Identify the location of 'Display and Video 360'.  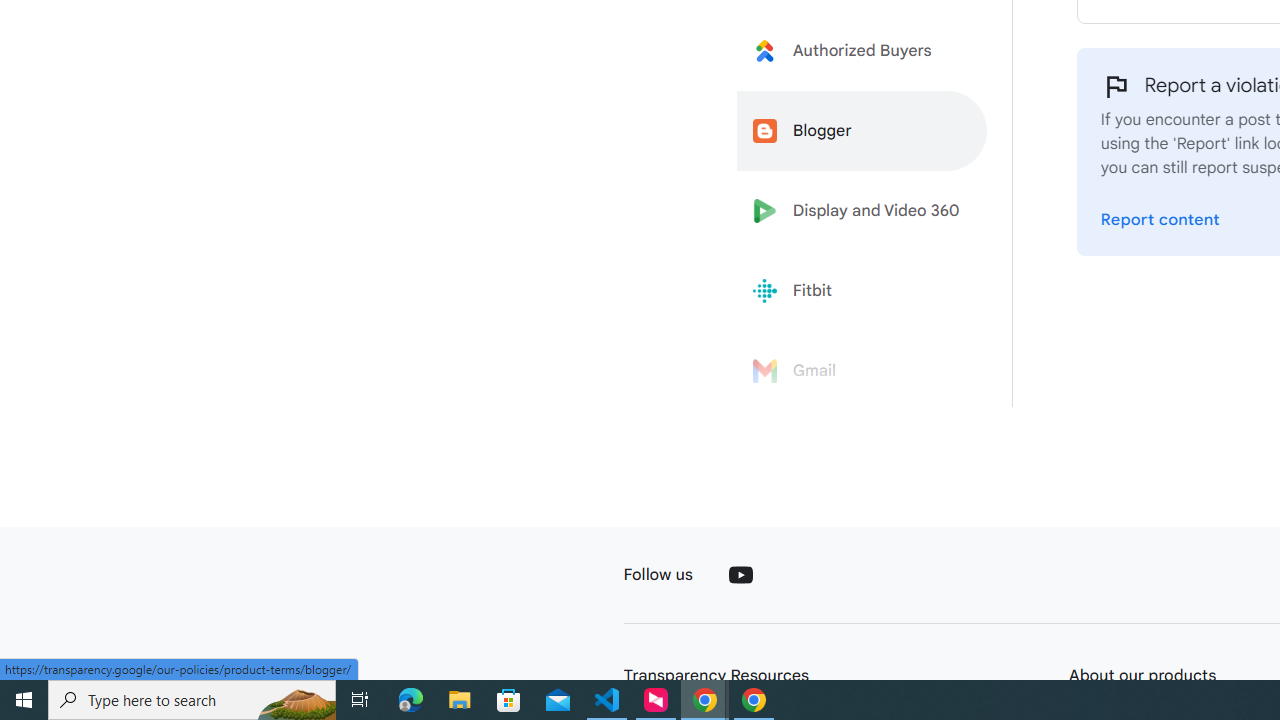
(862, 211).